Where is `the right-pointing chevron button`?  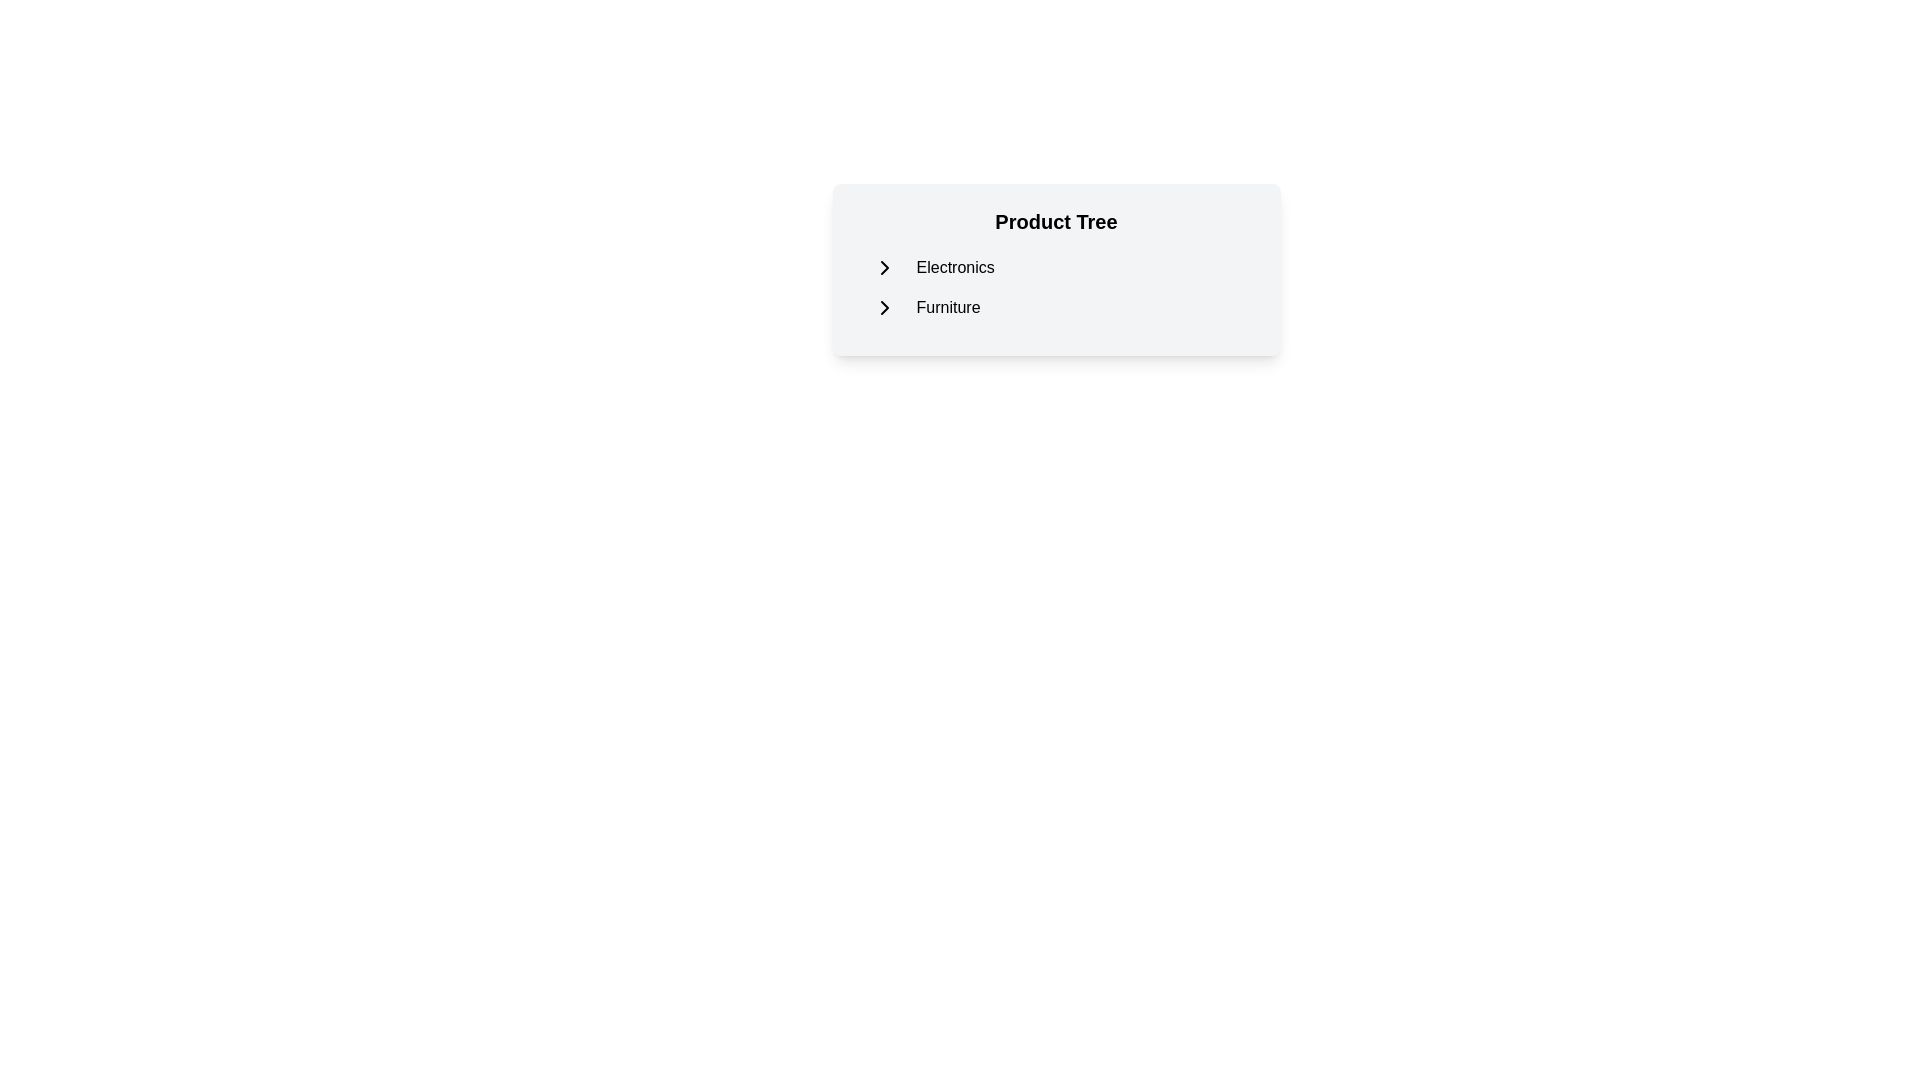
the right-pointing chevron button is located at coordinates (883, 308).